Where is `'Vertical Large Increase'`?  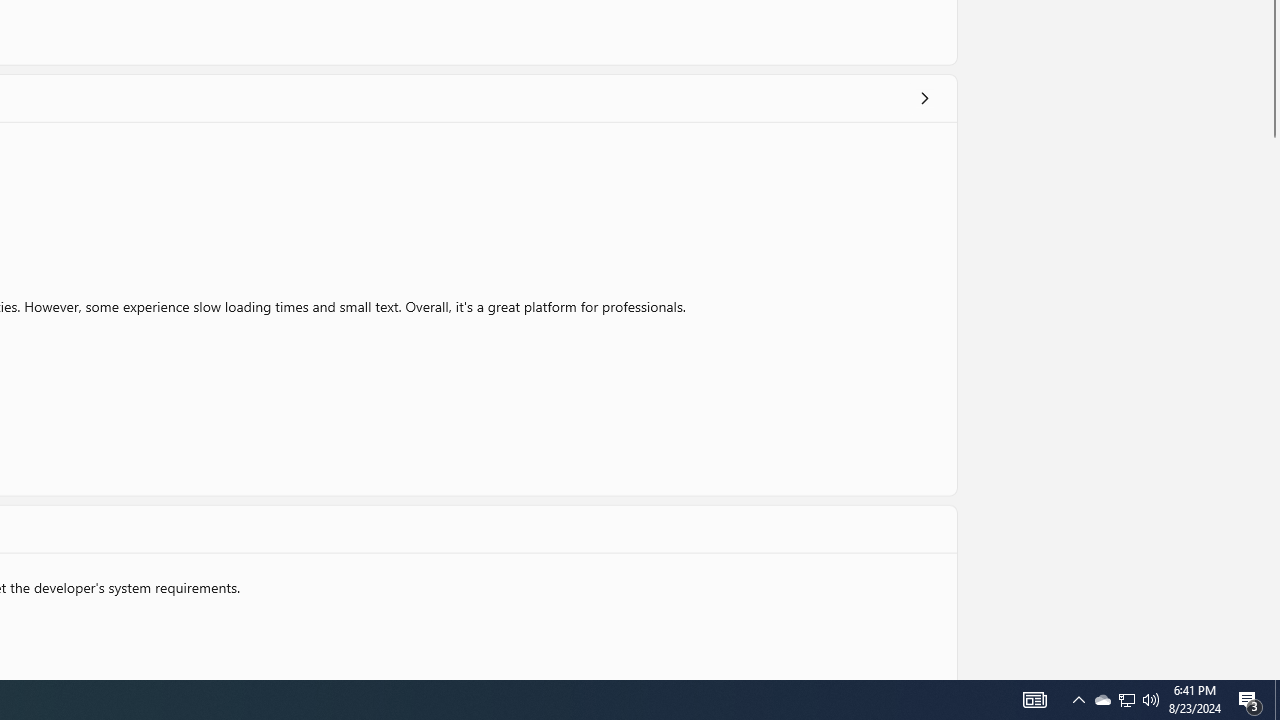
'Vertical Large Increase' is located at coordinates (1271, 403).